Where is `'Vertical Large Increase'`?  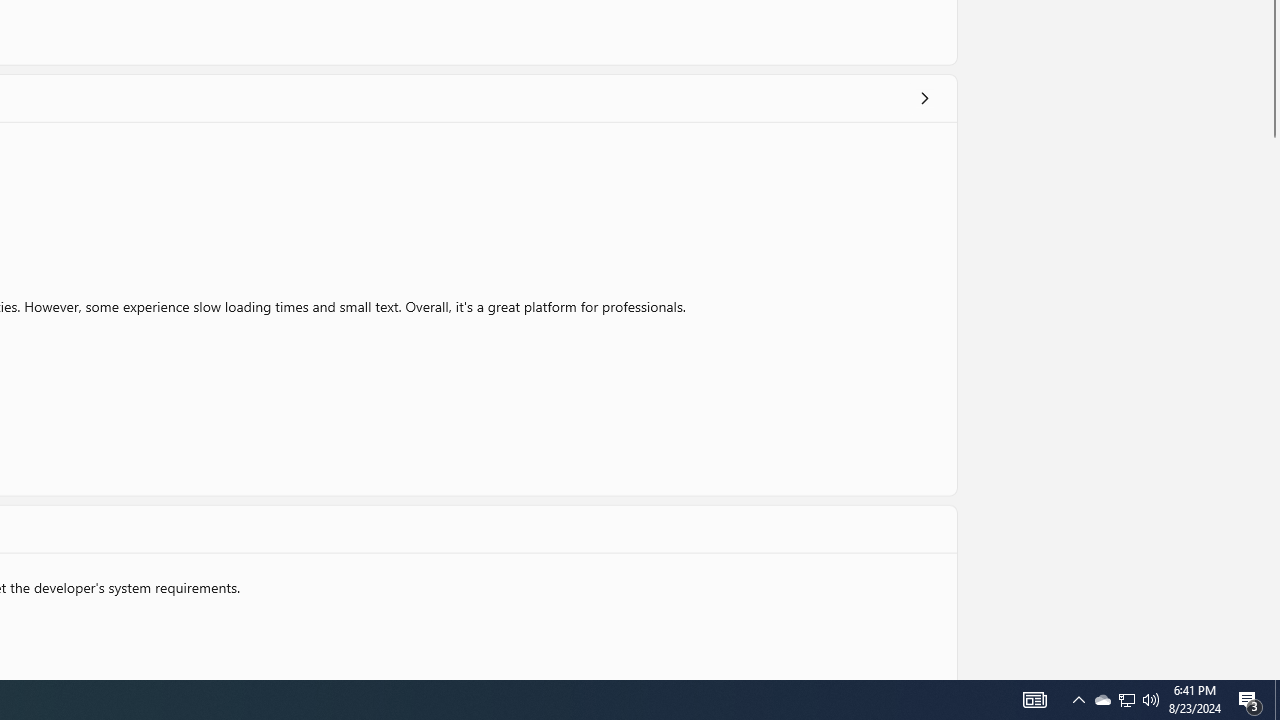
'Vertical Large Increase' is located at coordinates (1271, 403).